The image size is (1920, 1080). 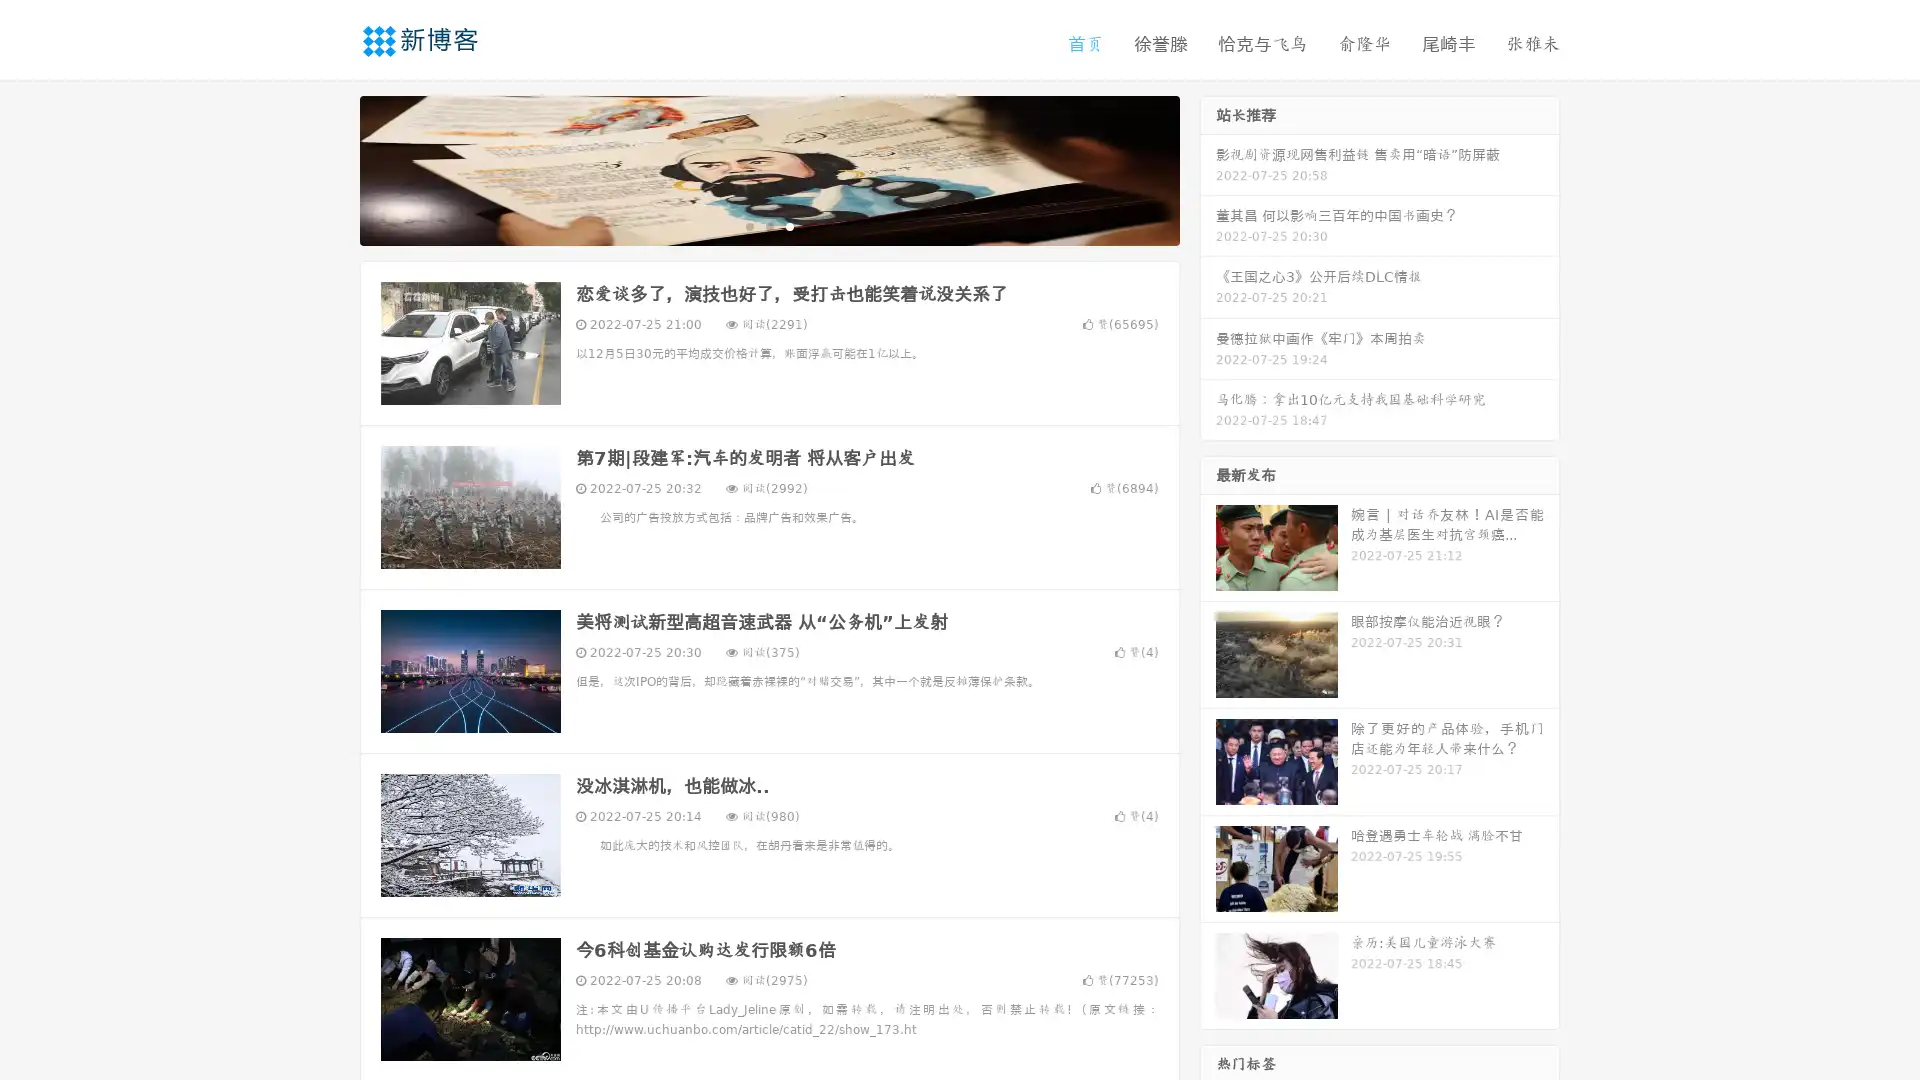 What do you see at coordinates (768, 225) in the screenshot?
I see `Go to slide 2` at bounding box center [768, 225].